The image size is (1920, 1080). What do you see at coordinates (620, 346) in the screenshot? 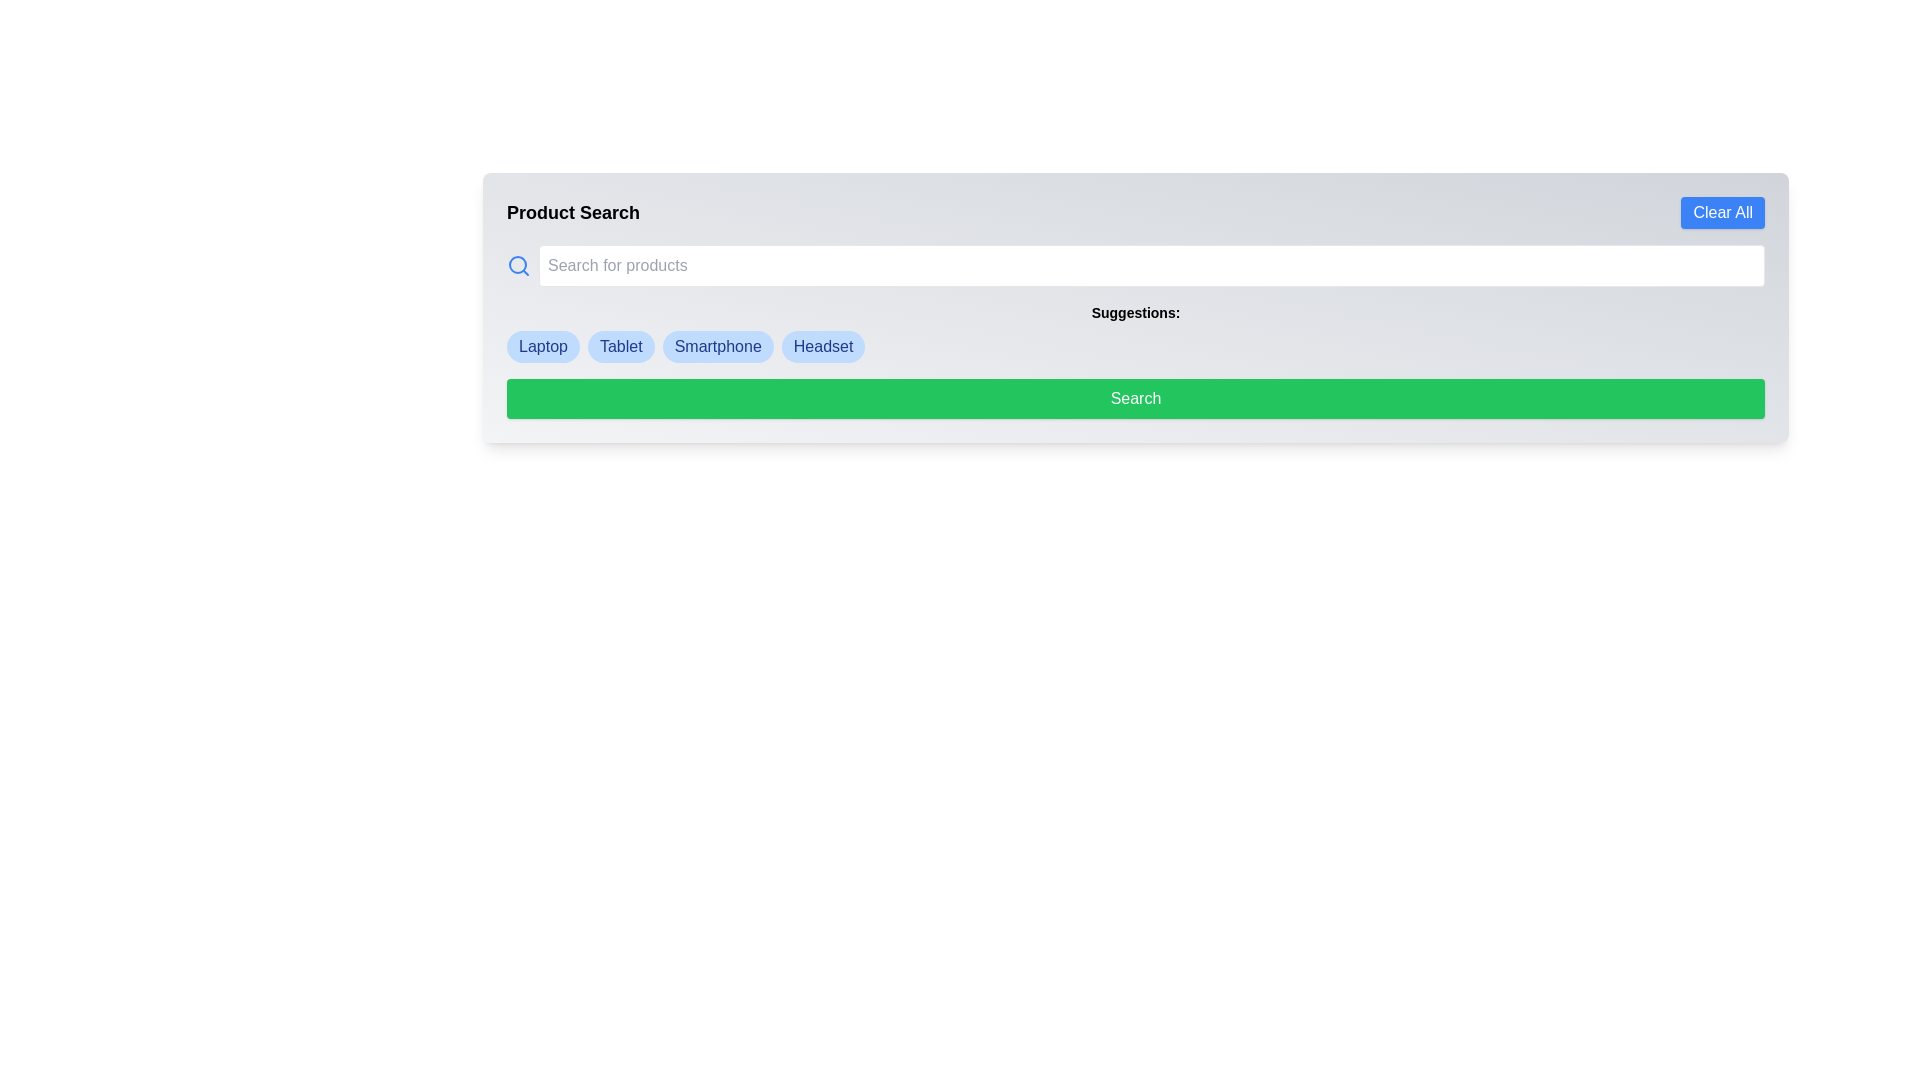
I see `the filter or search tag that is the second tag in a row of four, located directly to the right of the 'Laptop' tag and to the left of the 'Smartphone' tag, below the search bar` at bounding box center [620, 346].